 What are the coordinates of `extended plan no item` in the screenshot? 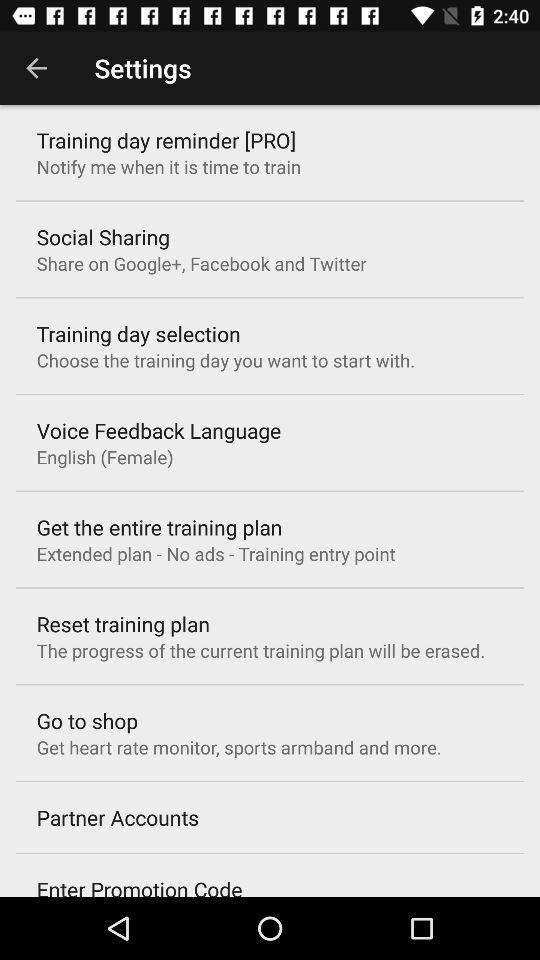 It's located at (215, 553).